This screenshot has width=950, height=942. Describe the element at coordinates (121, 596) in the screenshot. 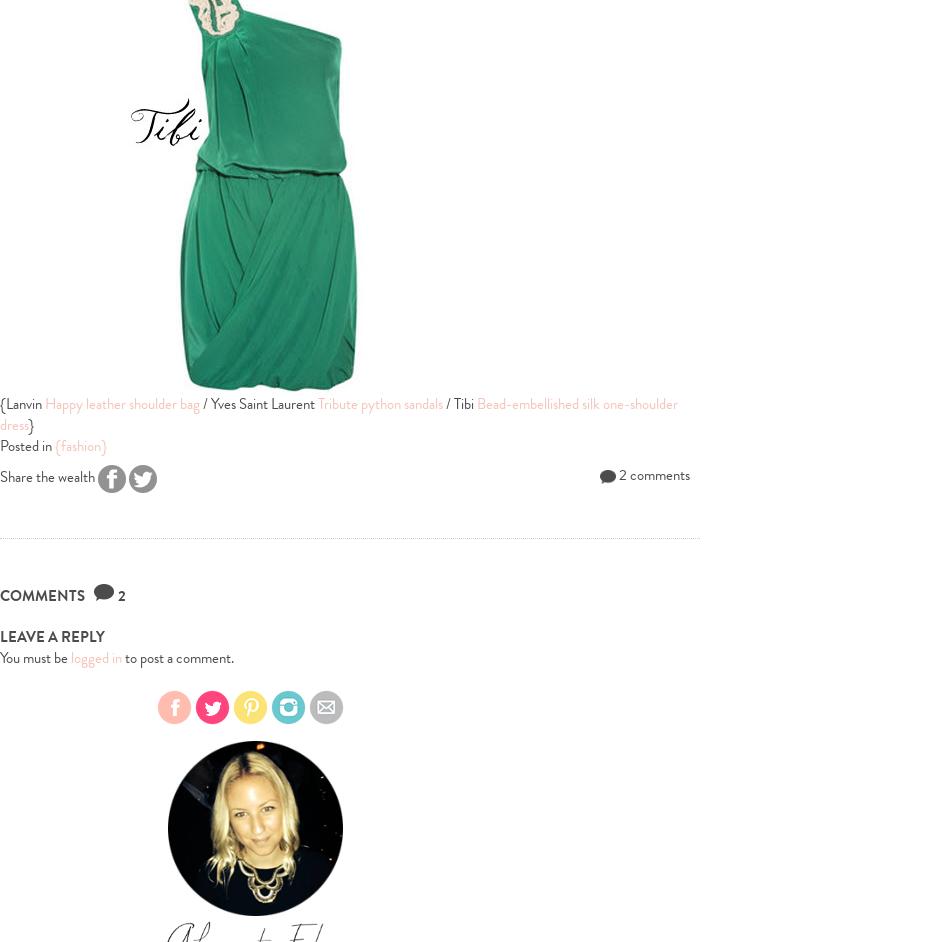

I see `'2'` at that location.